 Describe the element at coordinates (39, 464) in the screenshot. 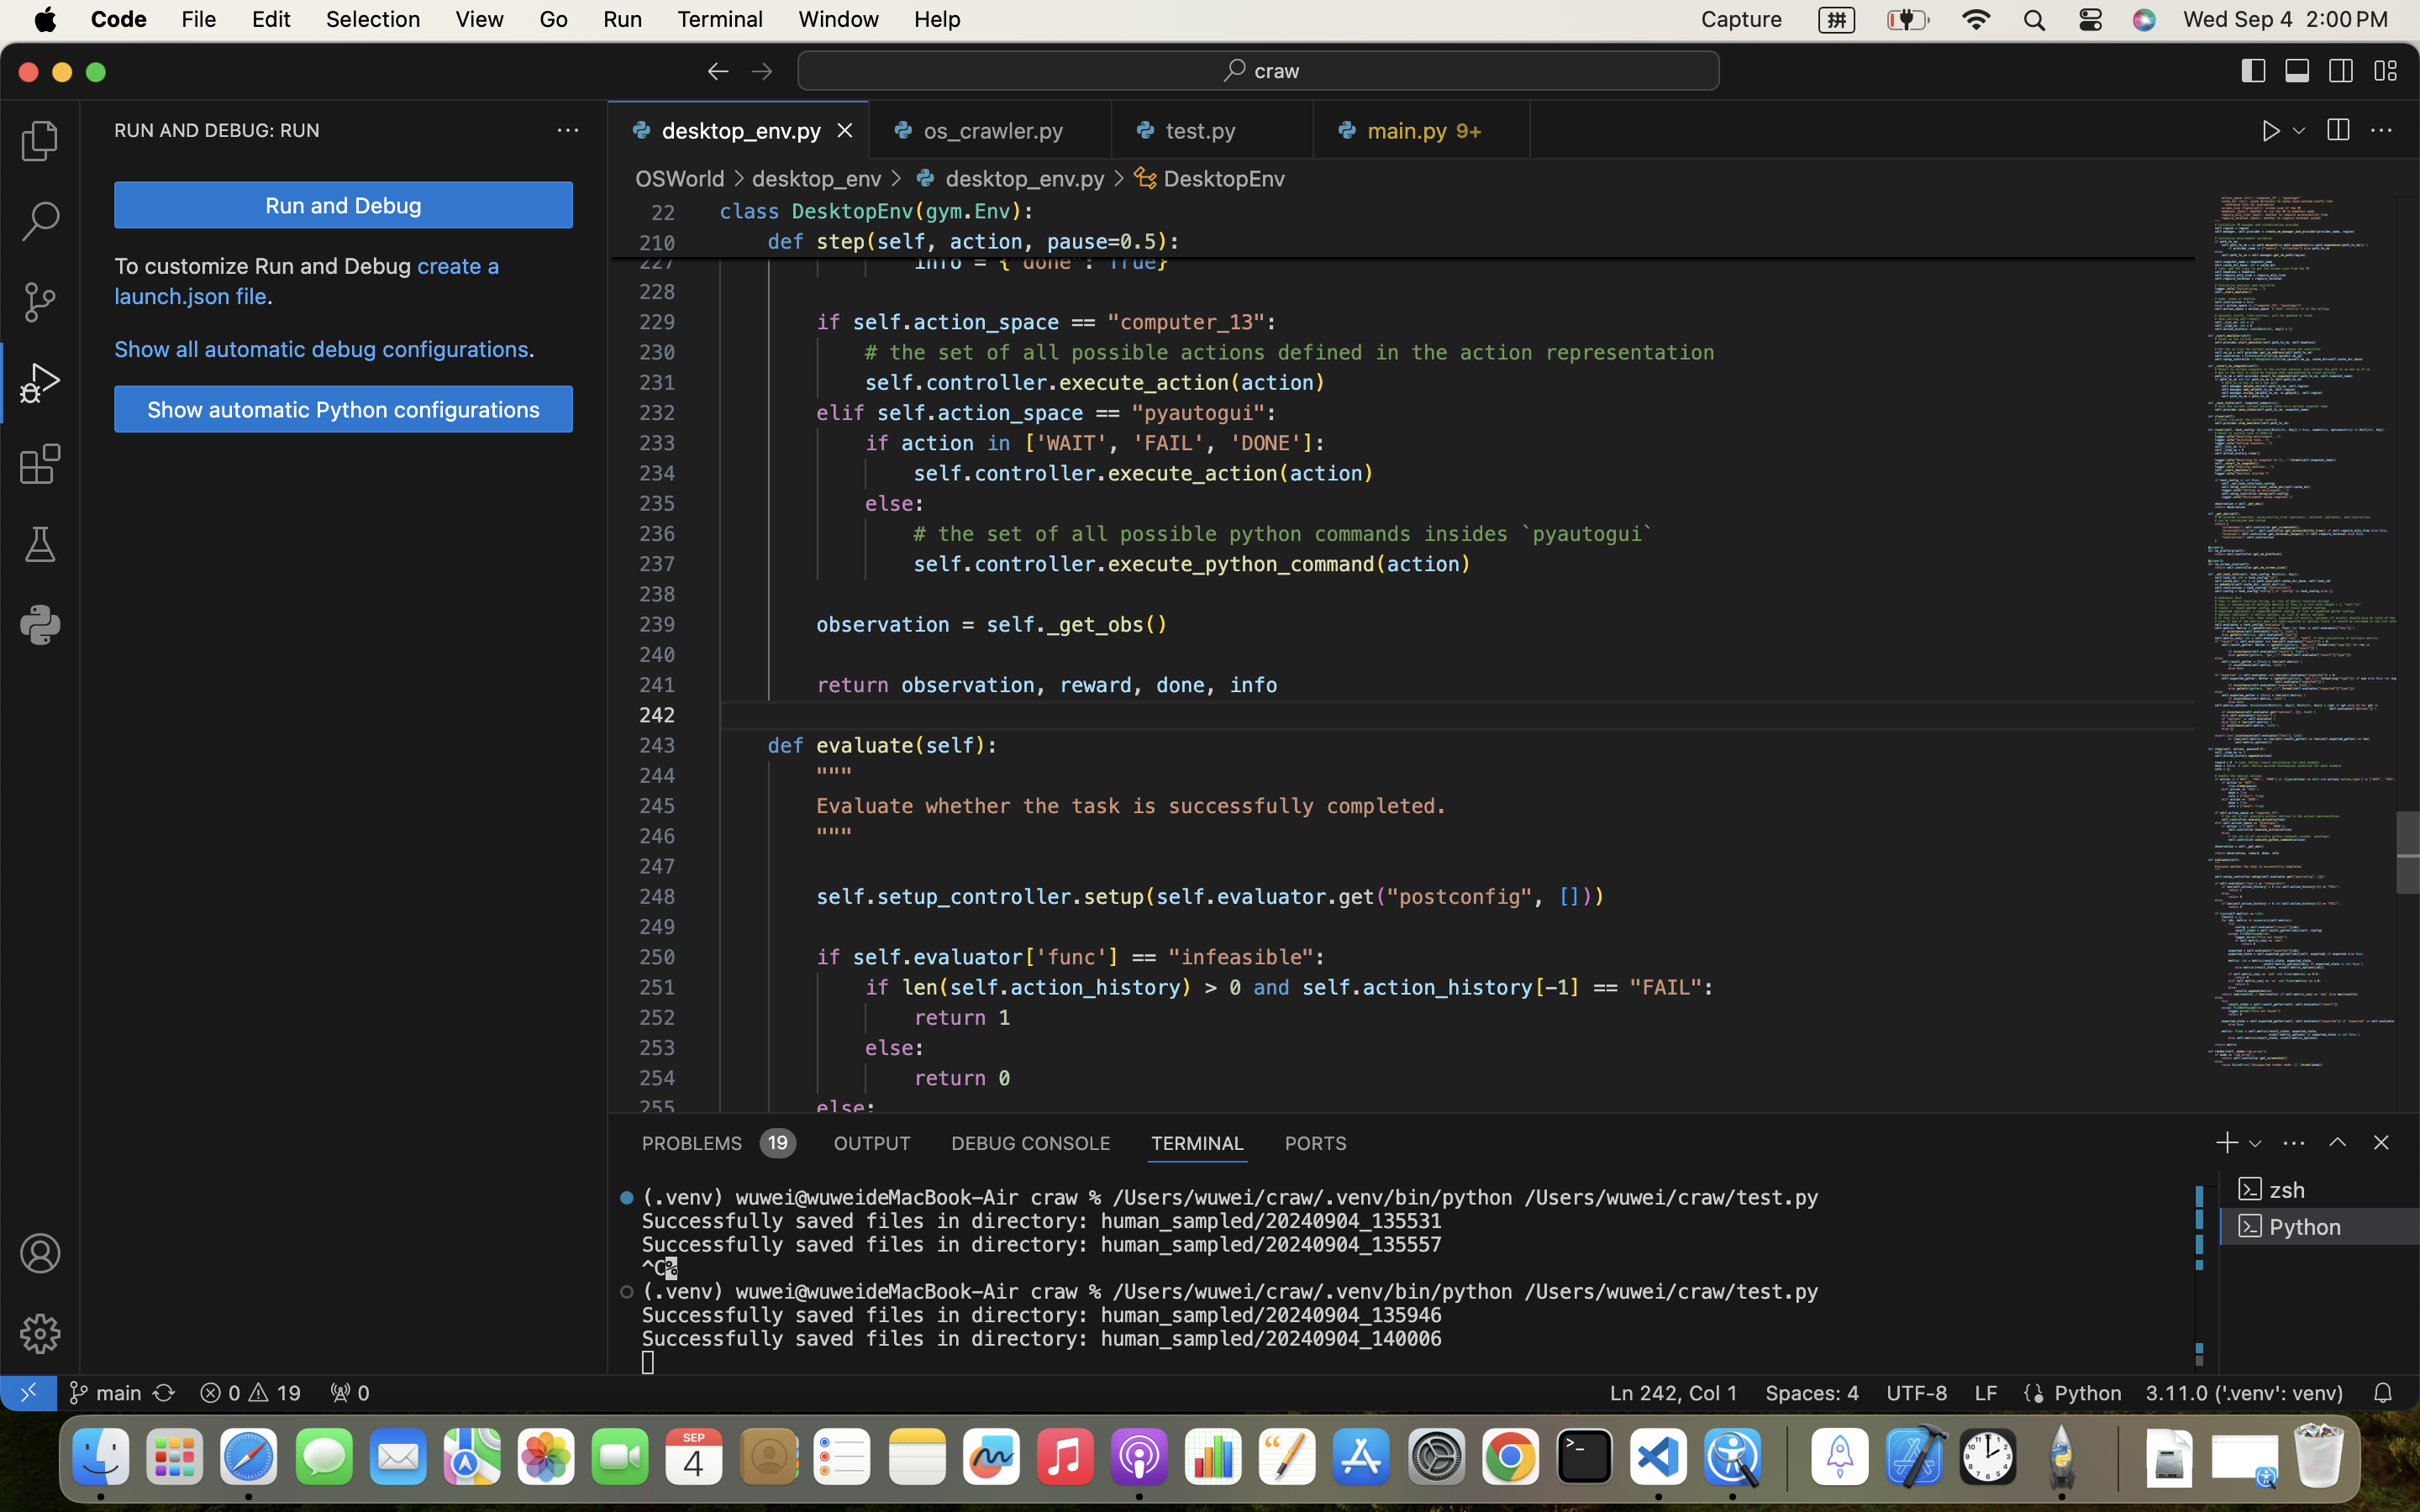

I see `'0 '` at that location.